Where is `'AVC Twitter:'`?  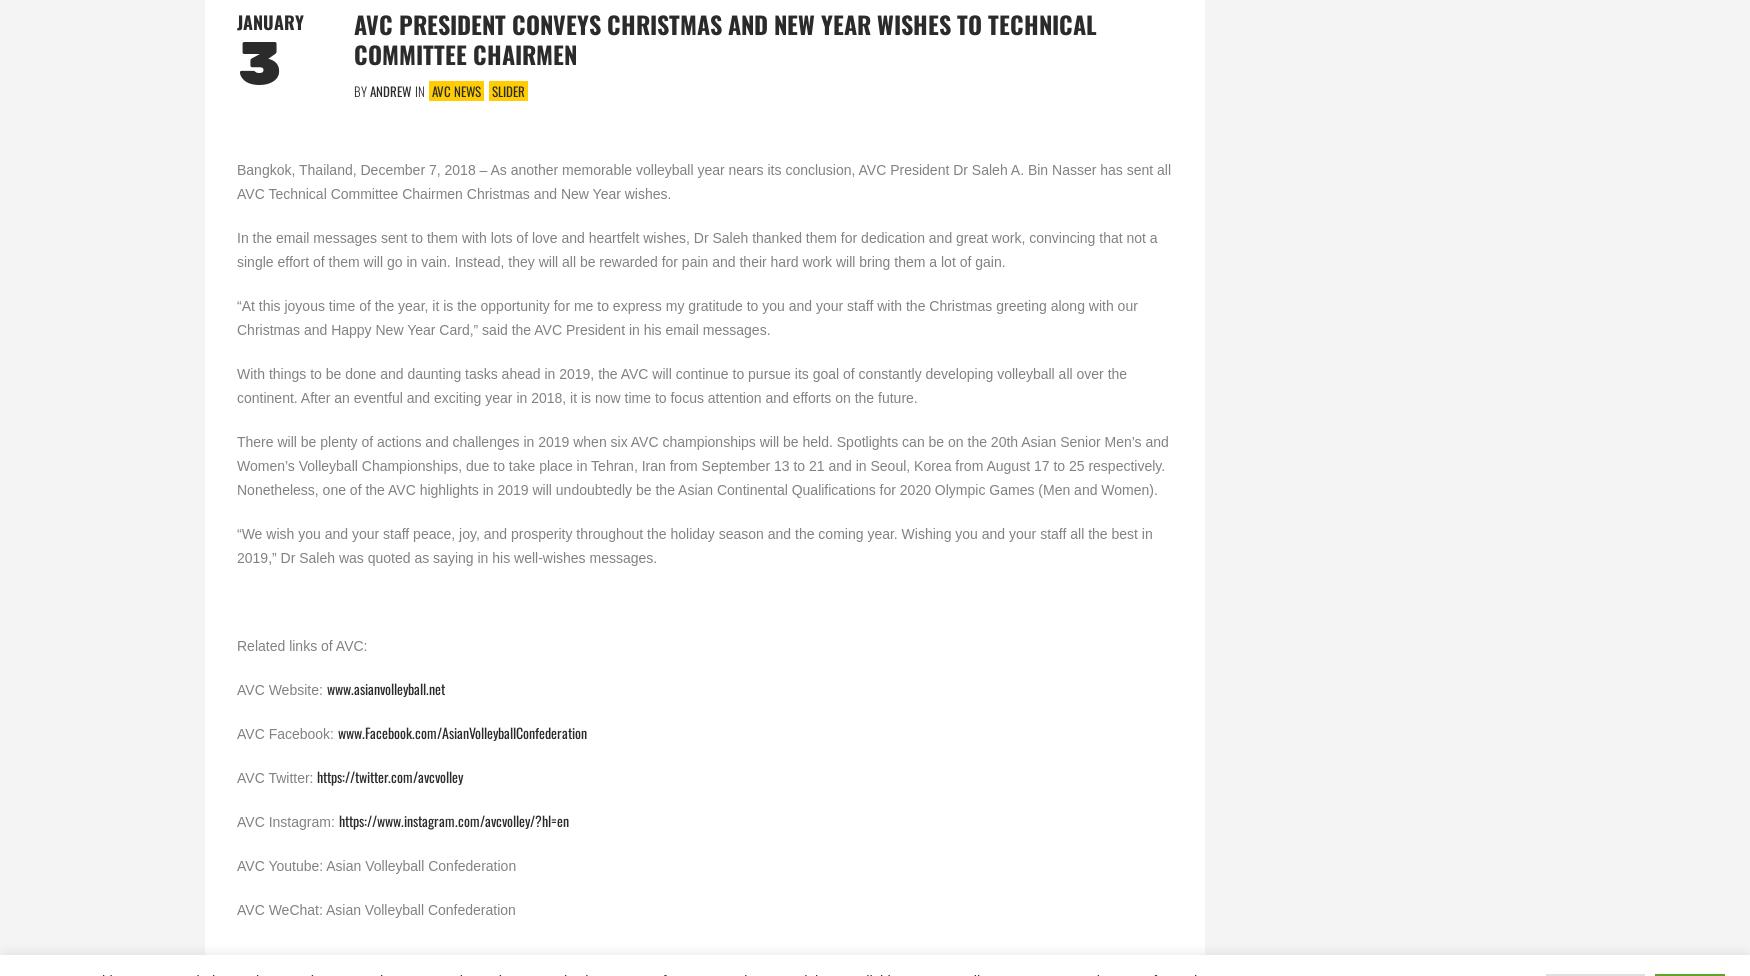 'AVC Twitter:' is located at coordinates (276, 776).